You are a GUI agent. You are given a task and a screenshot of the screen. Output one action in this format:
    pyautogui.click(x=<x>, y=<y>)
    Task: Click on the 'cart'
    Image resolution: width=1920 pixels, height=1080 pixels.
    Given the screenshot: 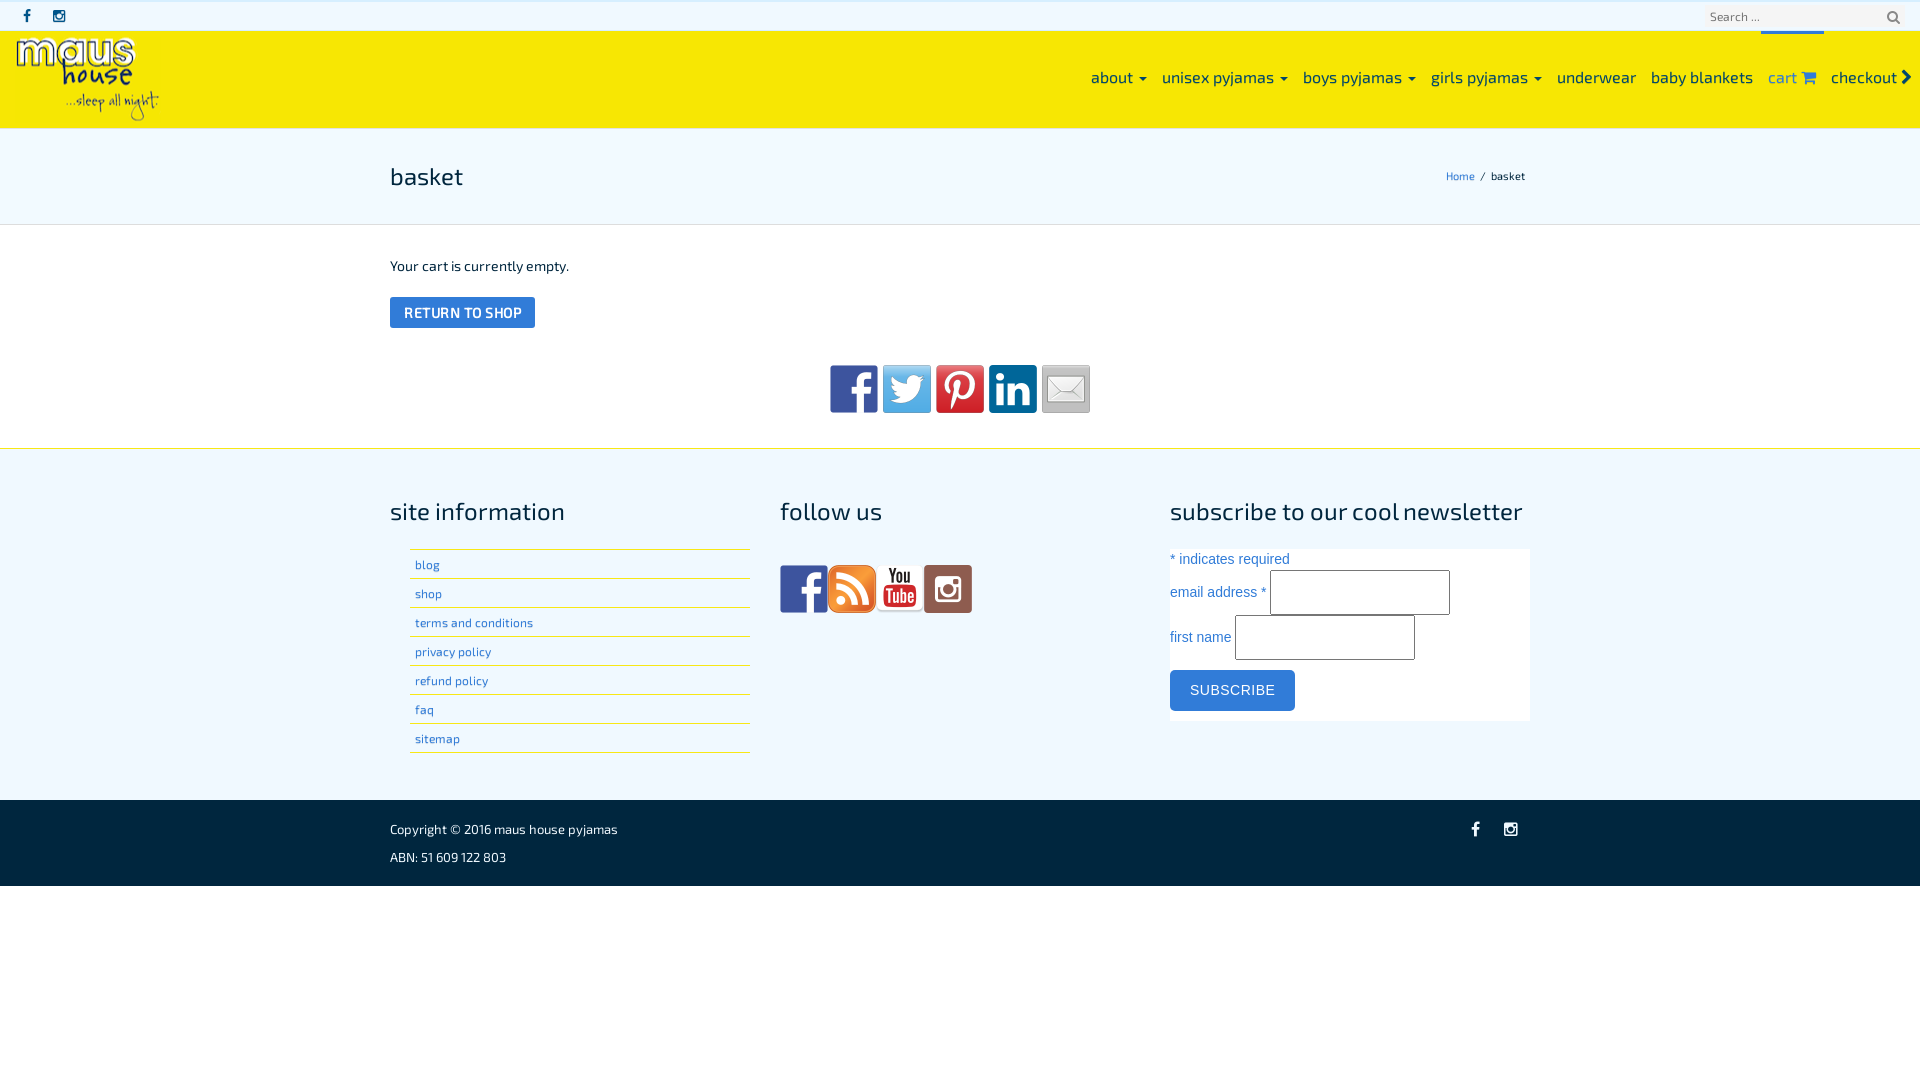 What is the action you would take?
    pyautogui.click(x=1792, y=75)
    